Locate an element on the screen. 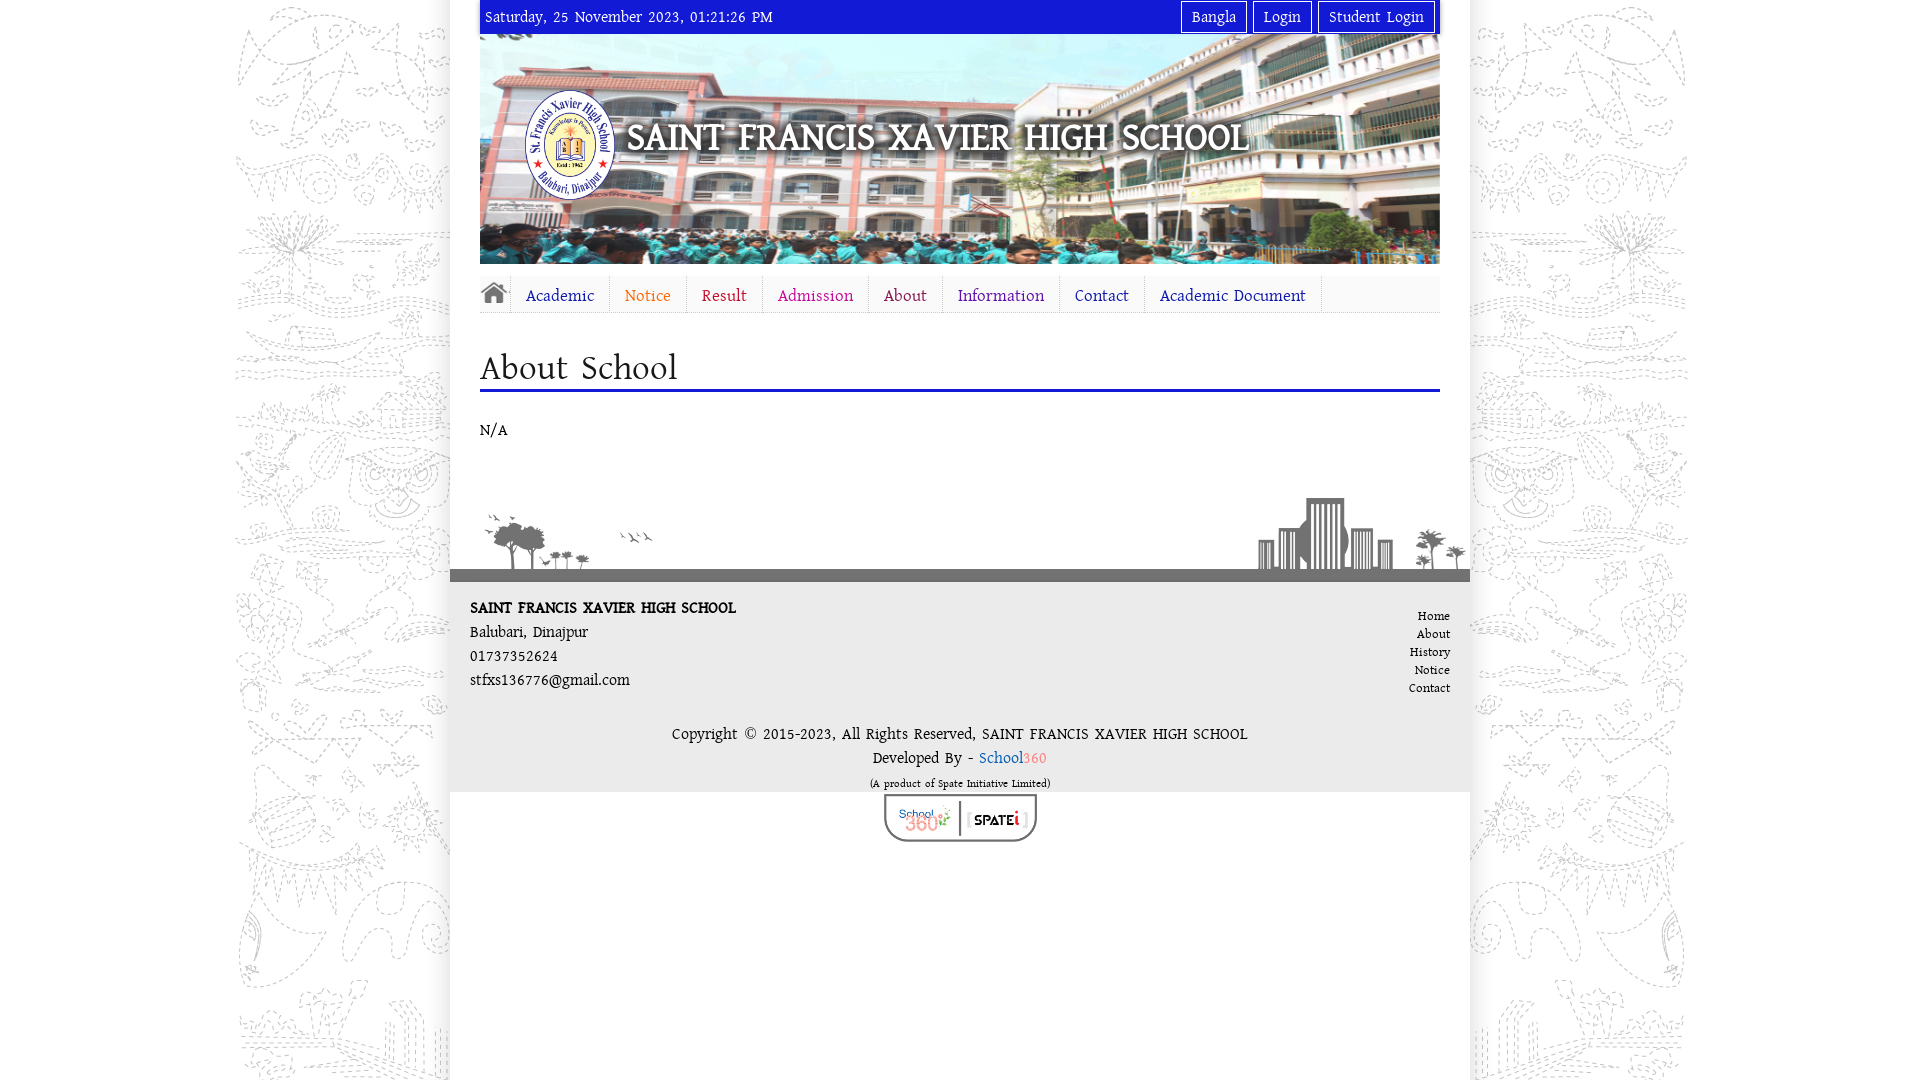 This screenshot has height=1080, width=1920. 'Result' is located at coordinates (686, 296).